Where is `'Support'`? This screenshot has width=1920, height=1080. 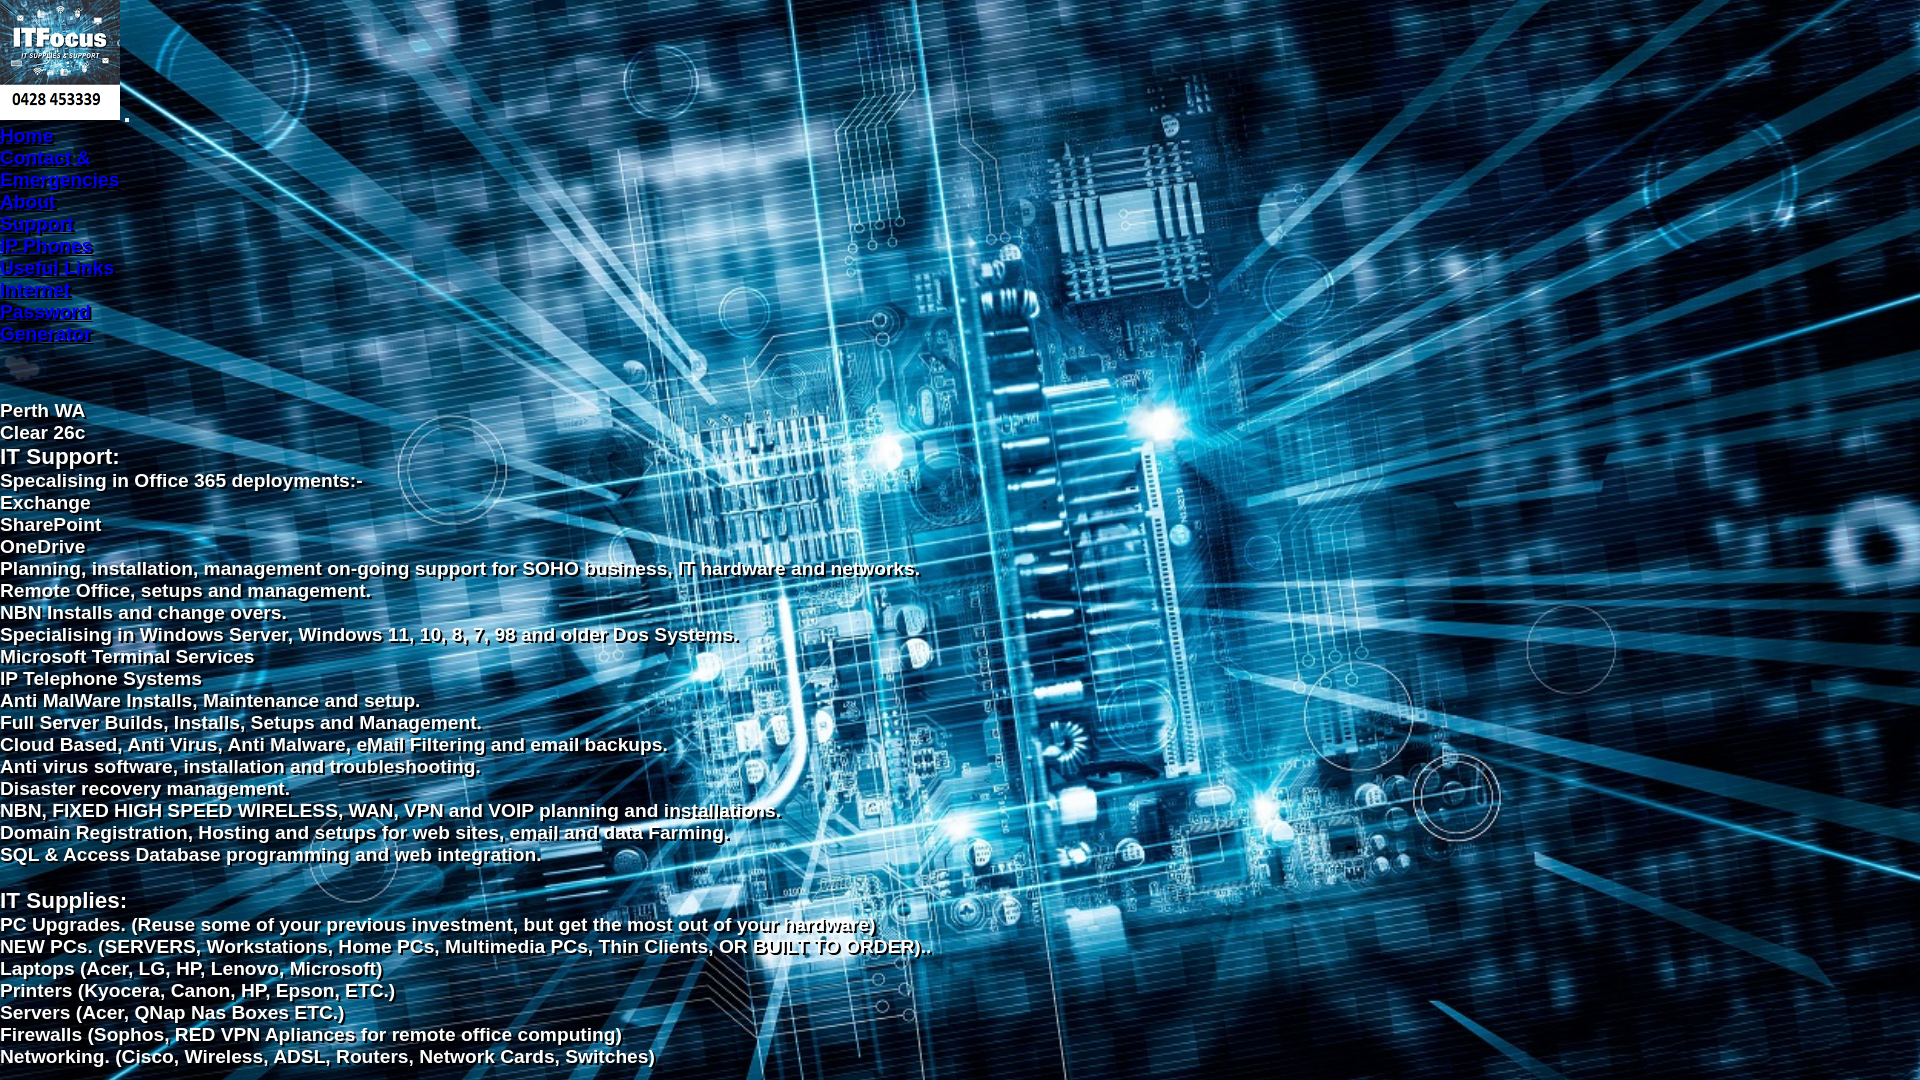
'Support' is located at coordinates (0, 223).